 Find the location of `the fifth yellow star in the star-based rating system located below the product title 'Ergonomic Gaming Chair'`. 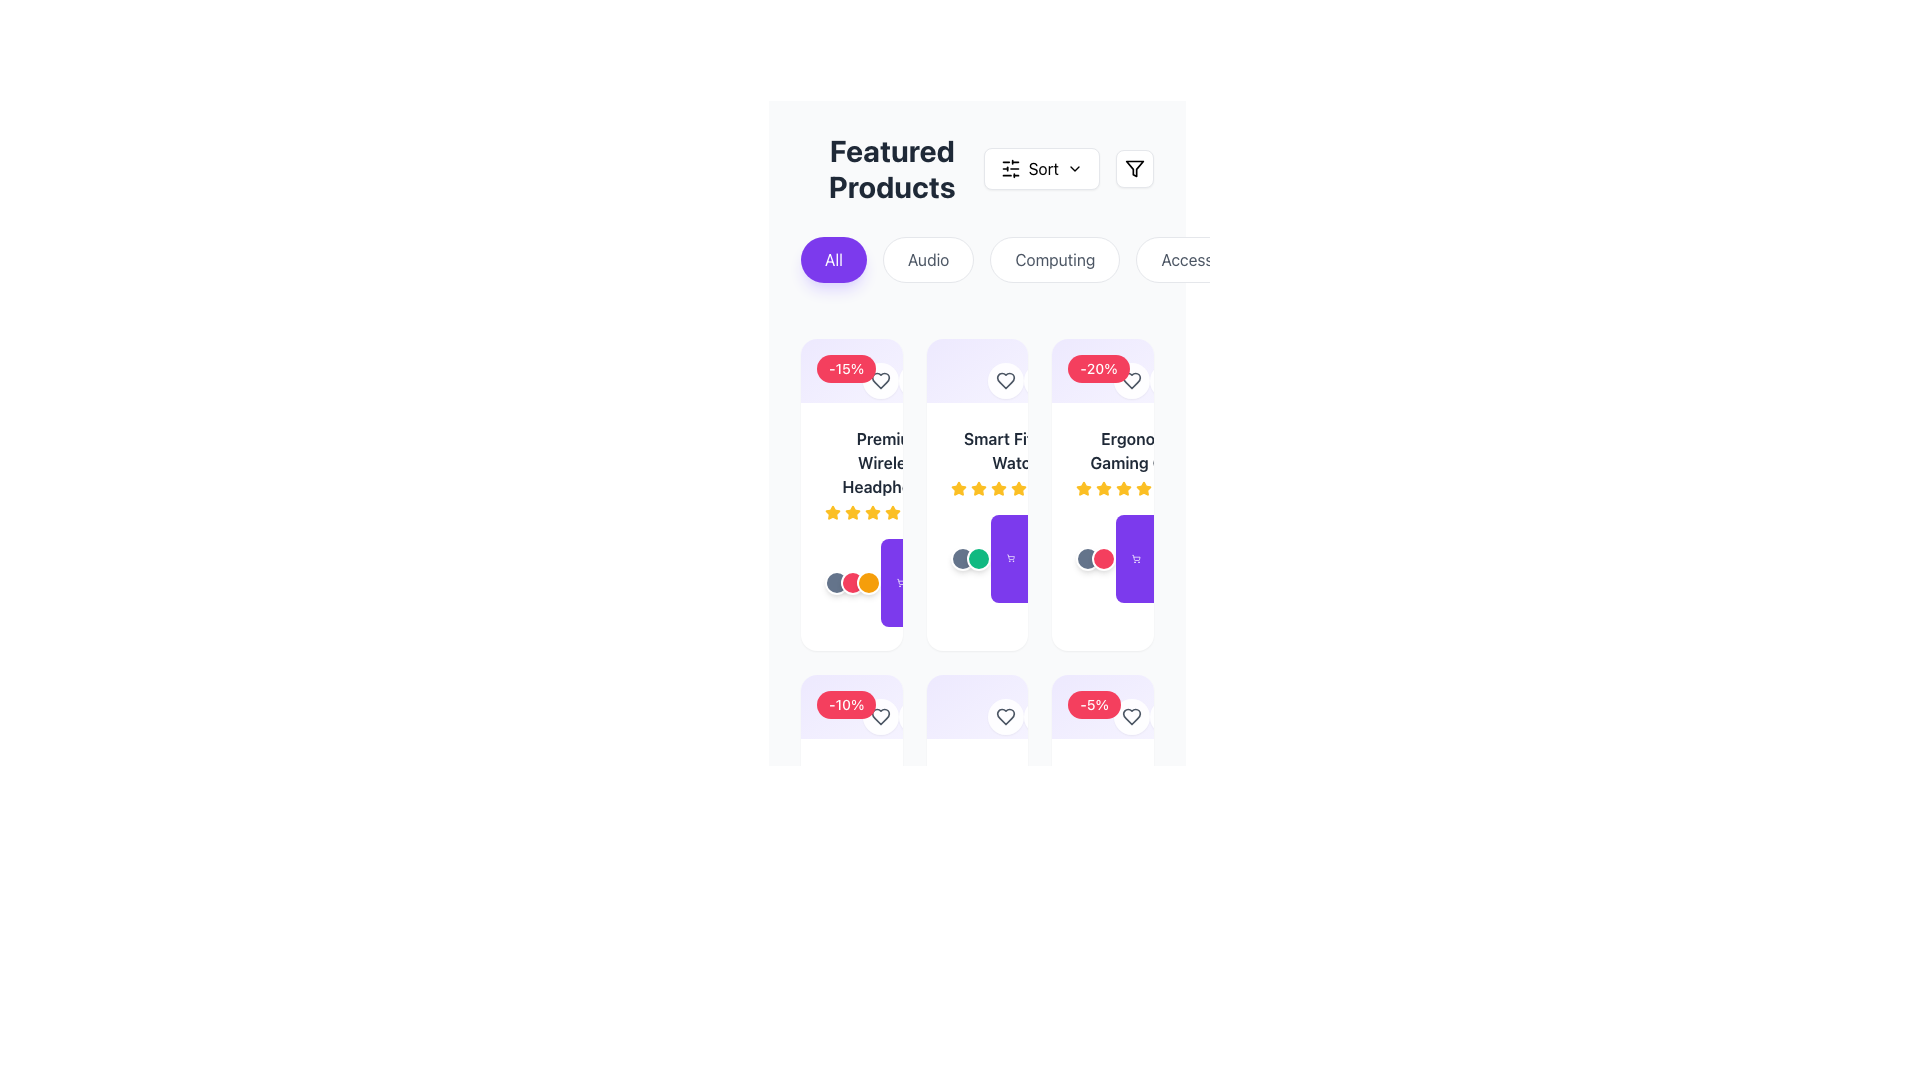

the fifth yellow star in the star-based rating system located below the product title 'Ergonomic Gaming Chair' is located at coordinates (1124, 489).